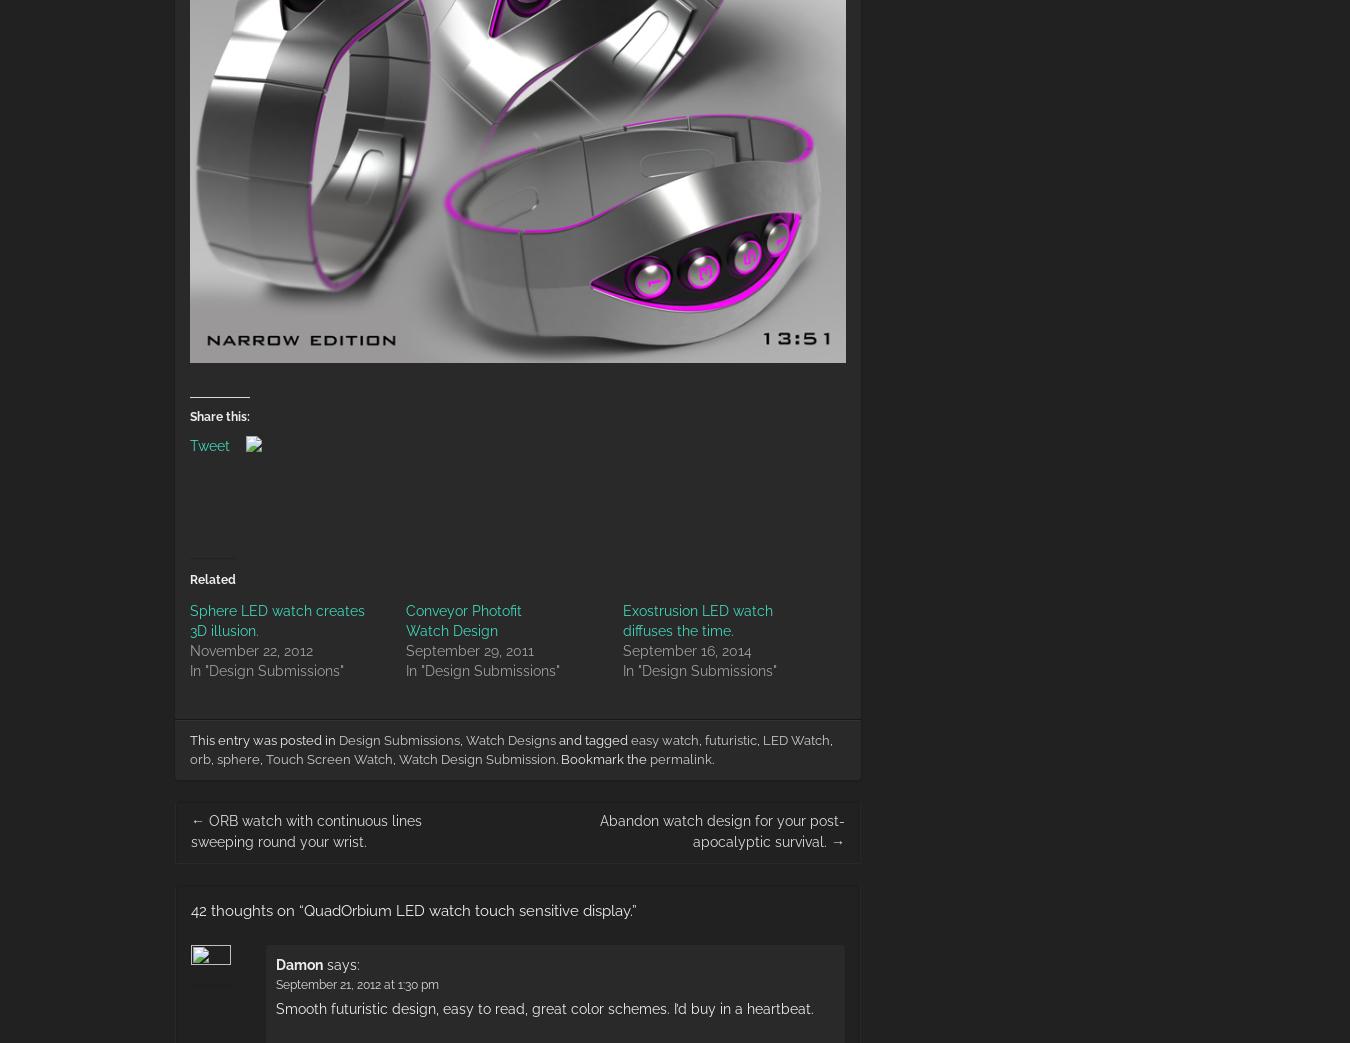 Image resolution: width=1350 pixels, height=1043 pixels. Describe the element at coordinates (298, 963) in the screenshot. I see `'Damon'` at that location.